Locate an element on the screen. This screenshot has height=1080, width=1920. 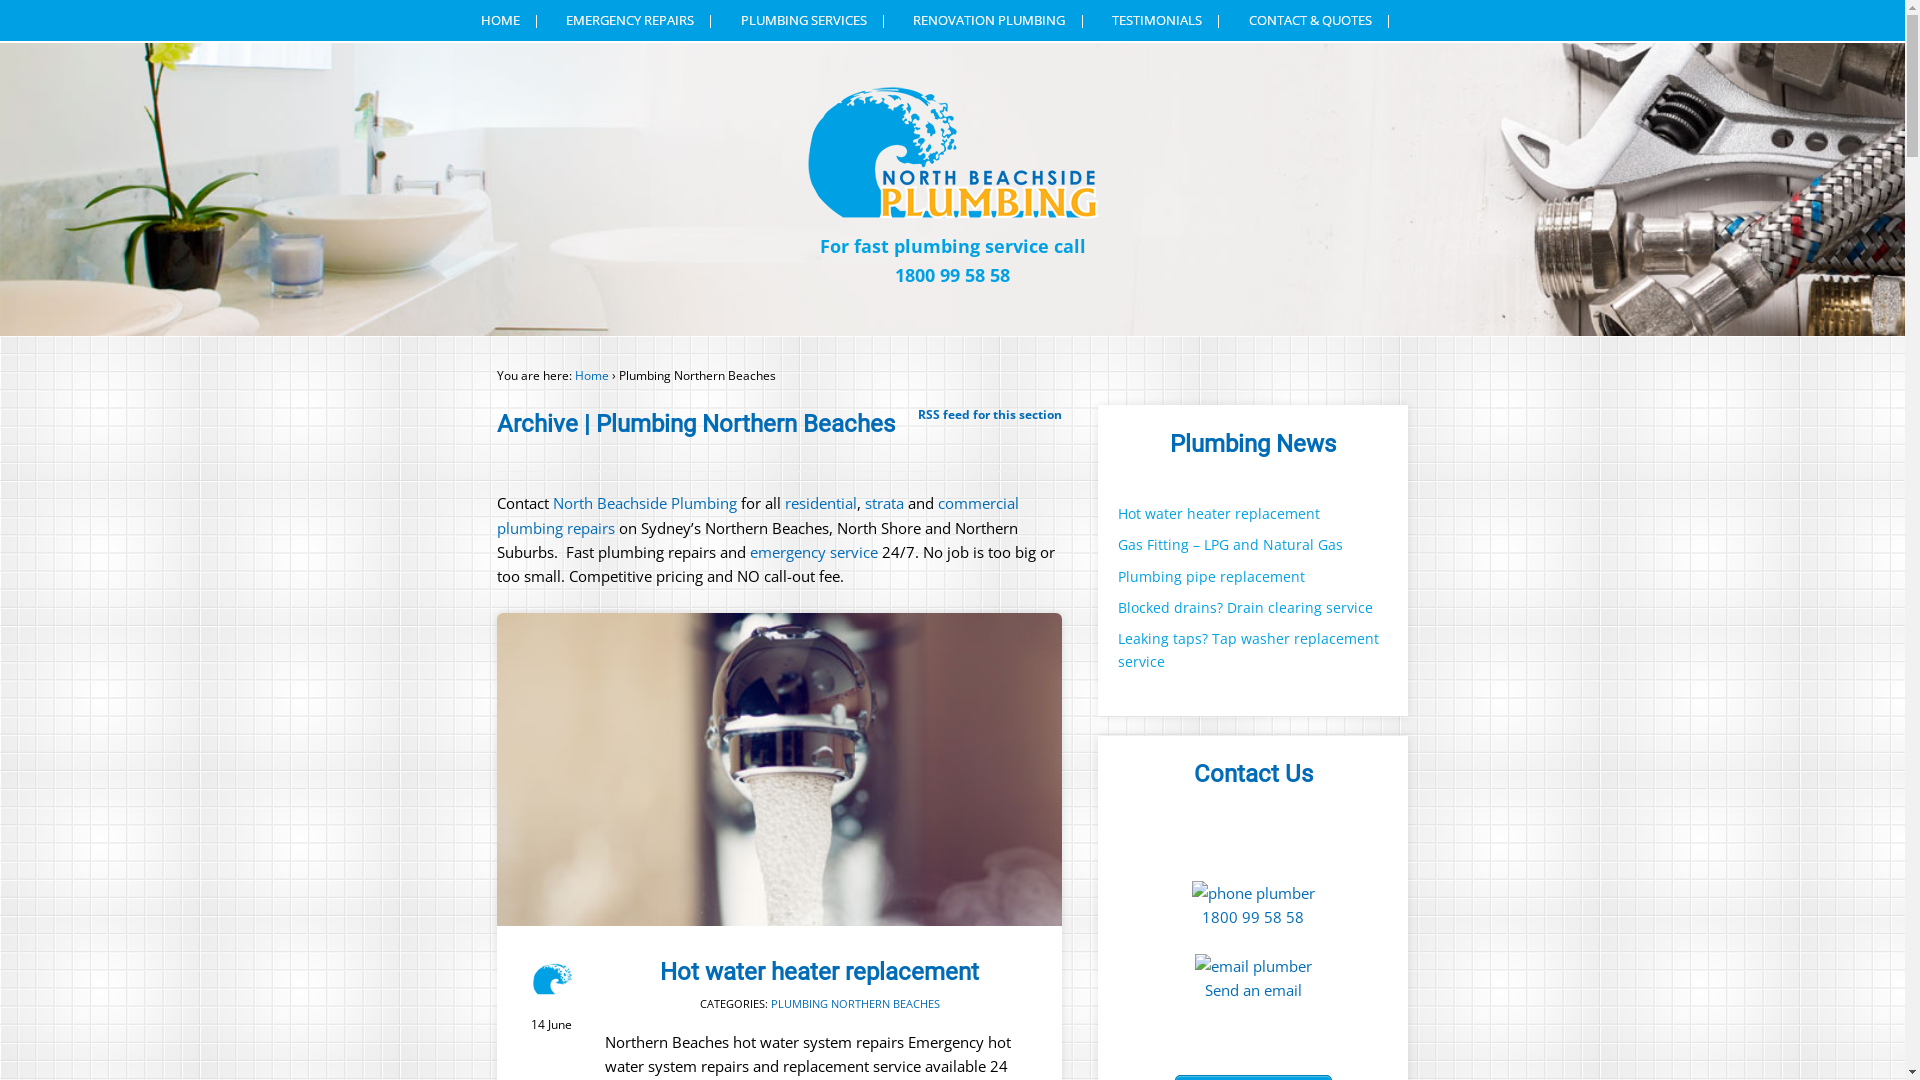
'CONTACT & QUOTES' is located at coordinates (1320, 20).